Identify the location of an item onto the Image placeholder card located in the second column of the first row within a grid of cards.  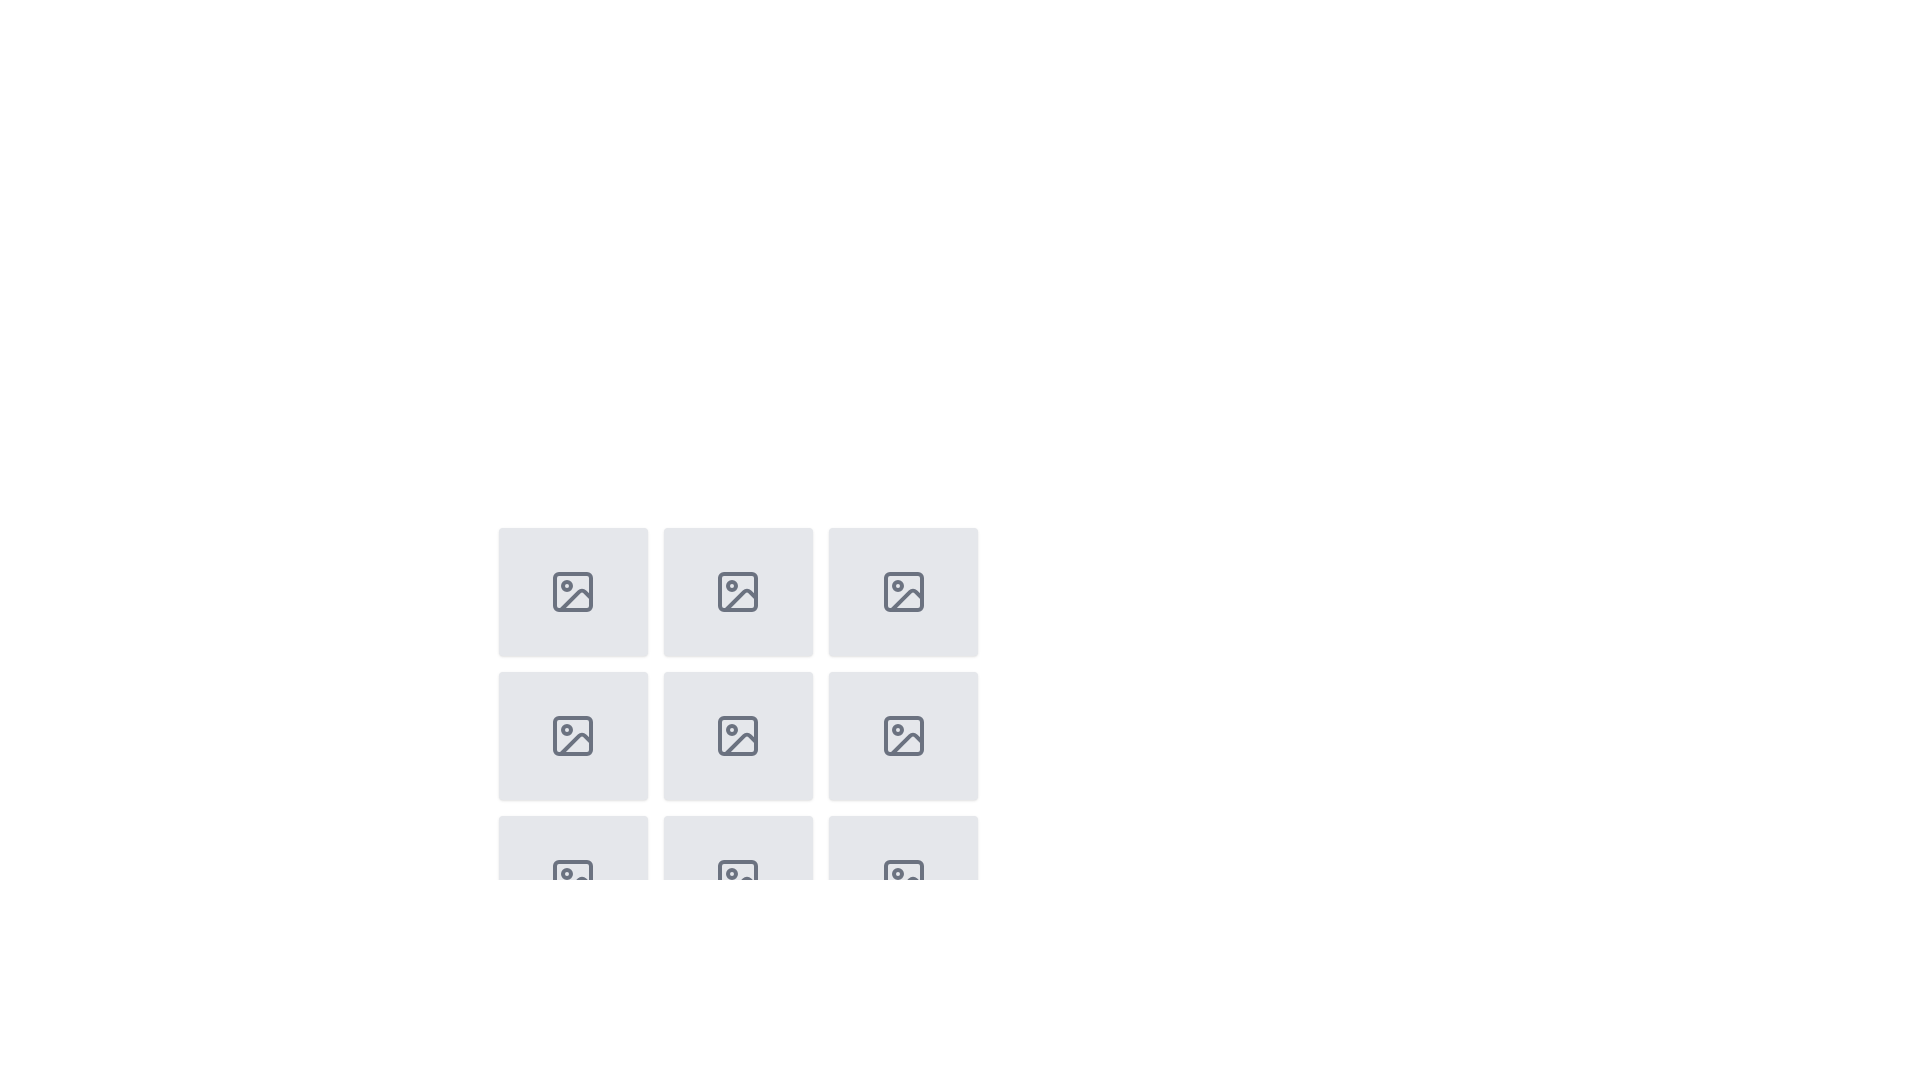
(737, 590).